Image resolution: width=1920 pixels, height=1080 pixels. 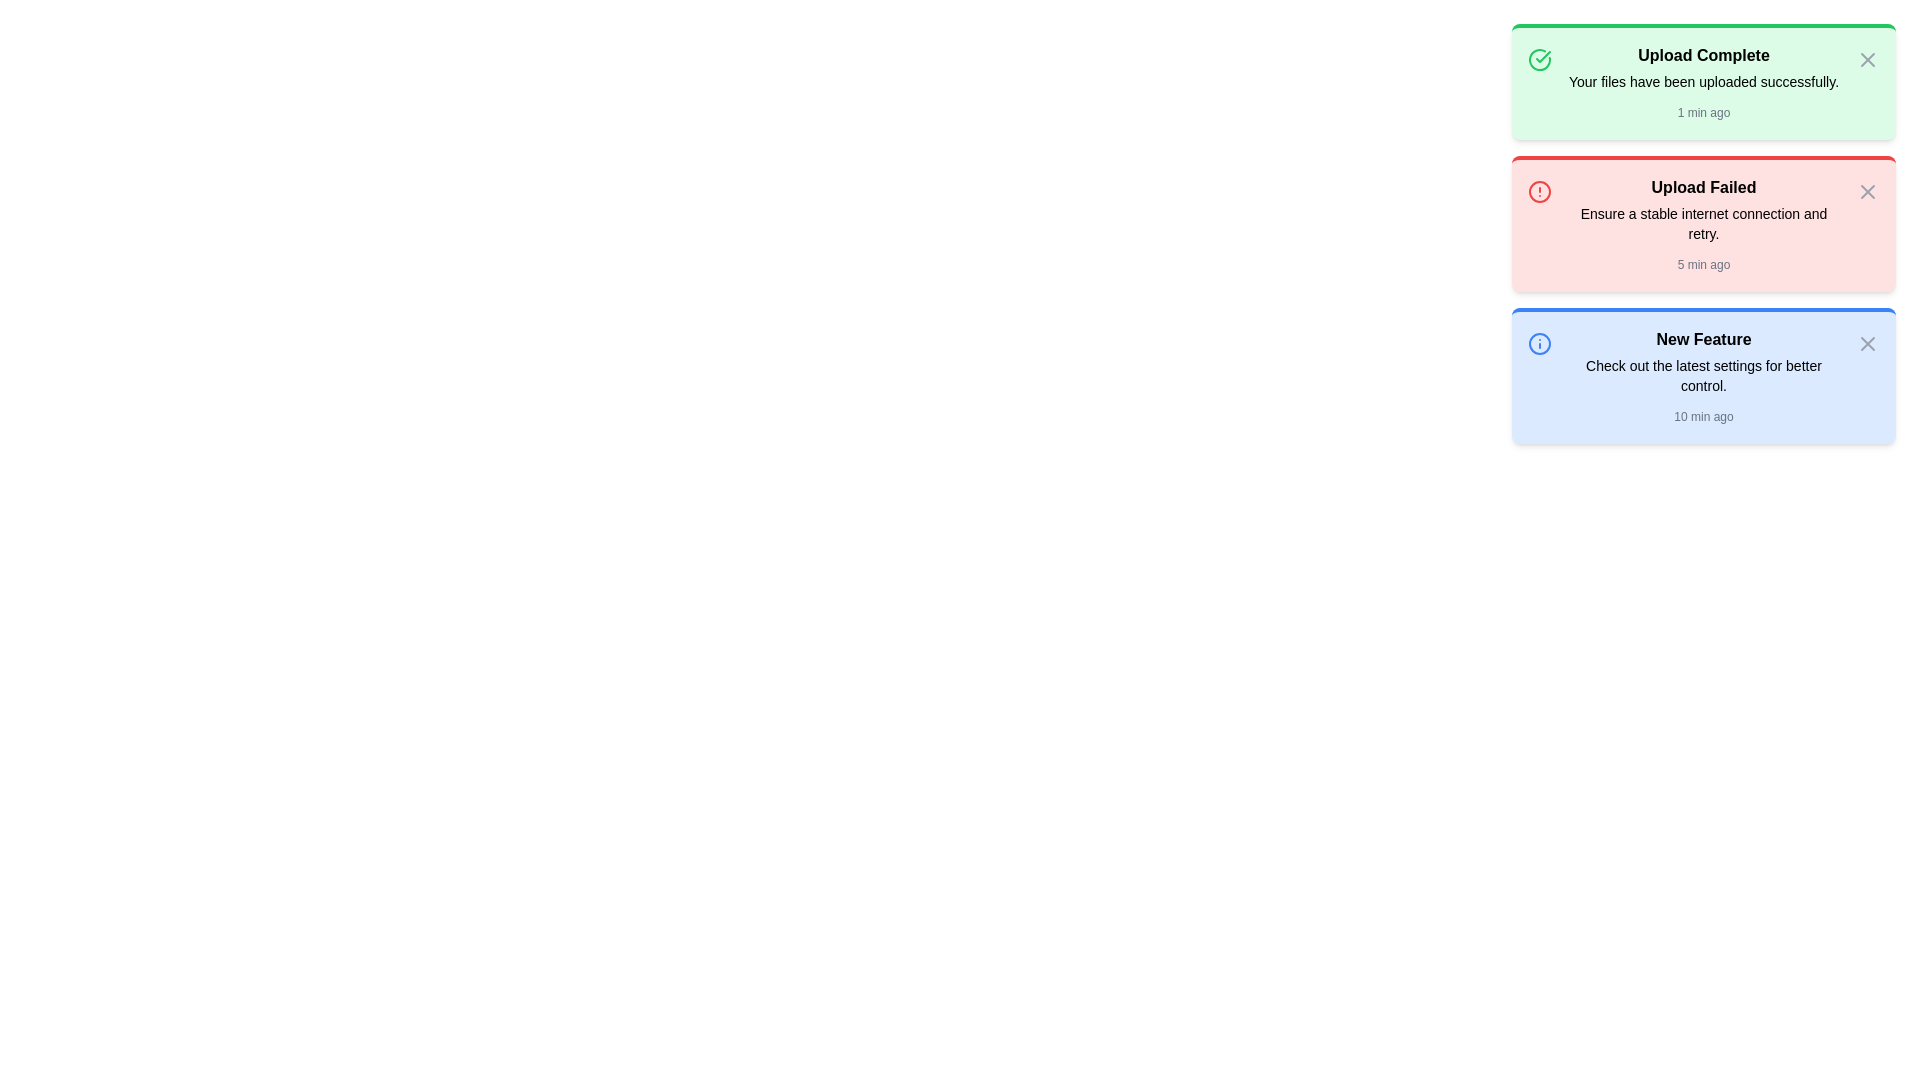 What do you see at coordinates (1539, 59) in the screenshot?
I see `the status indicator icon located at the top-left corner of the green-highlighted notification card titled 'Upload Complete'` at bounding box center [1539, 59].